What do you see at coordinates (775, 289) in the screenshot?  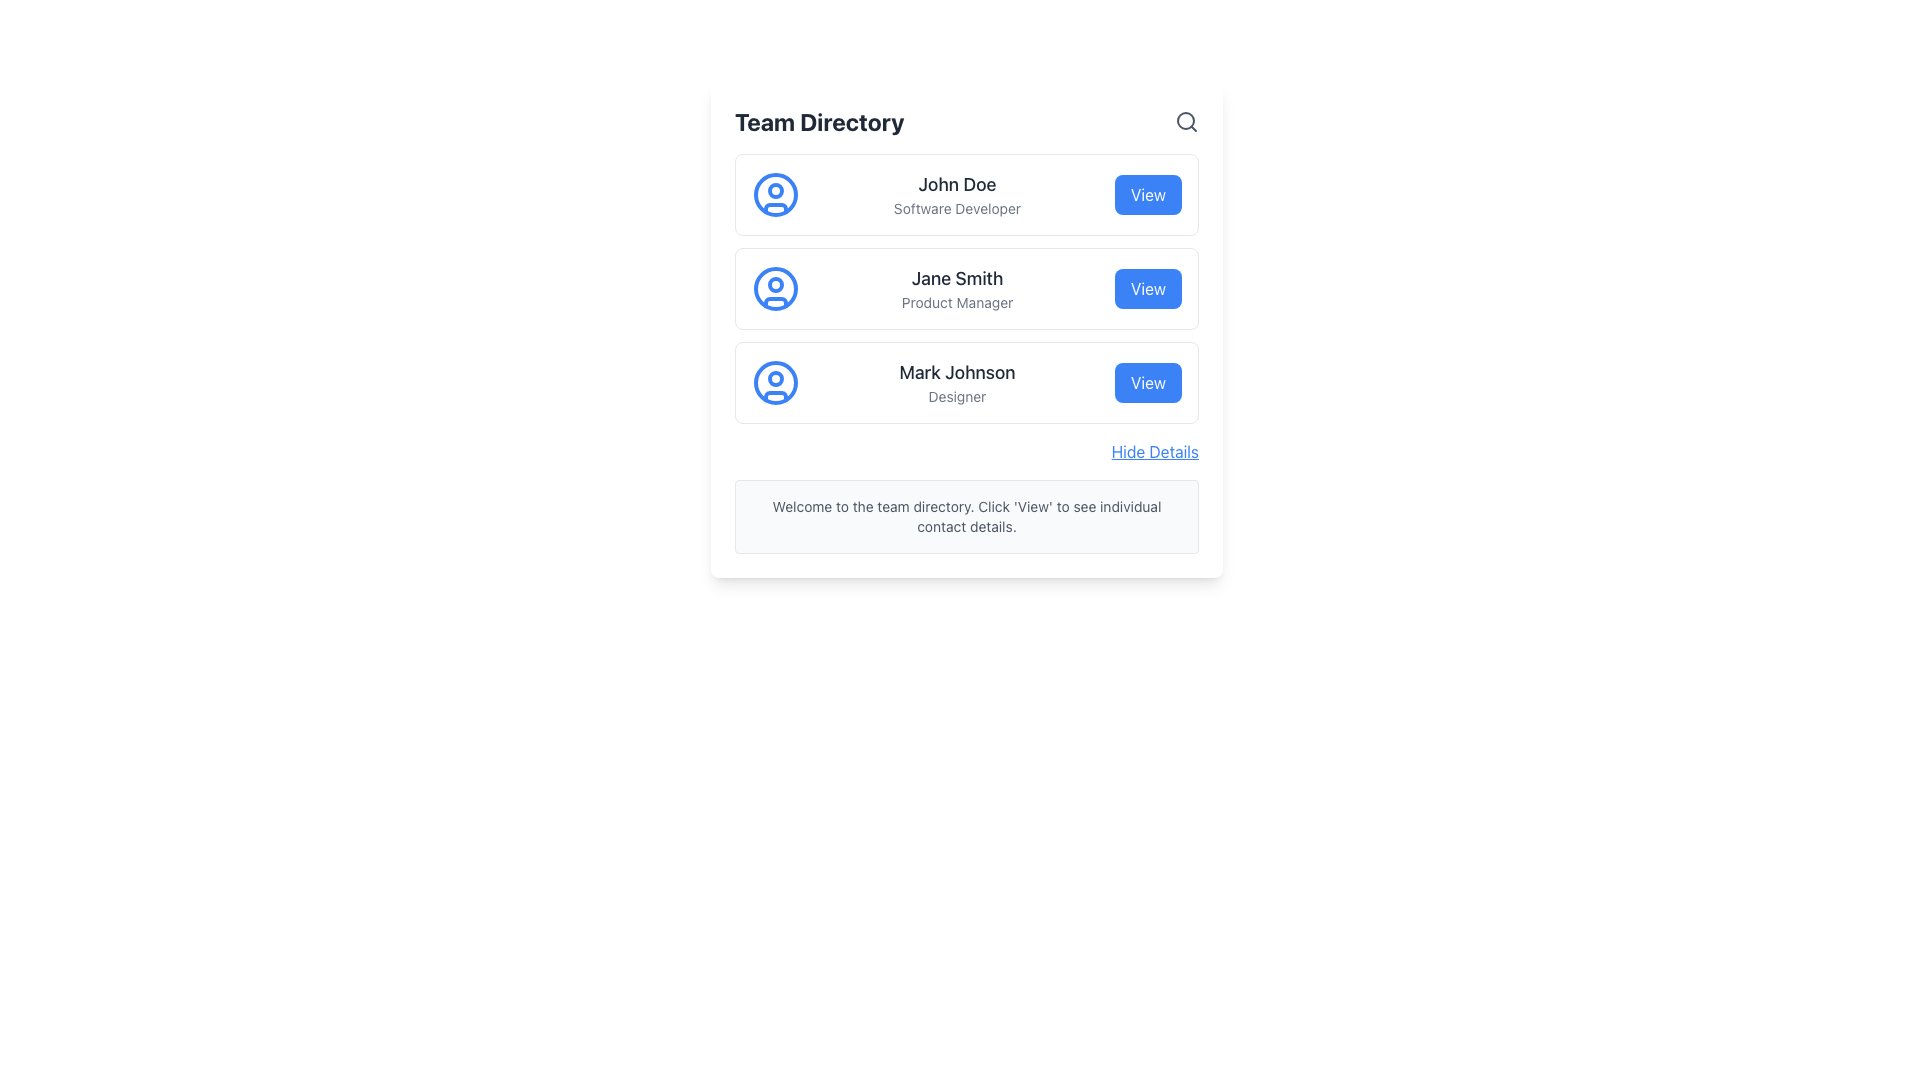 I see `the user icon representing 'Jane Smith - Product Manager' located in the second row of the 'Team Directory' section` at bounding box center [775, 289].